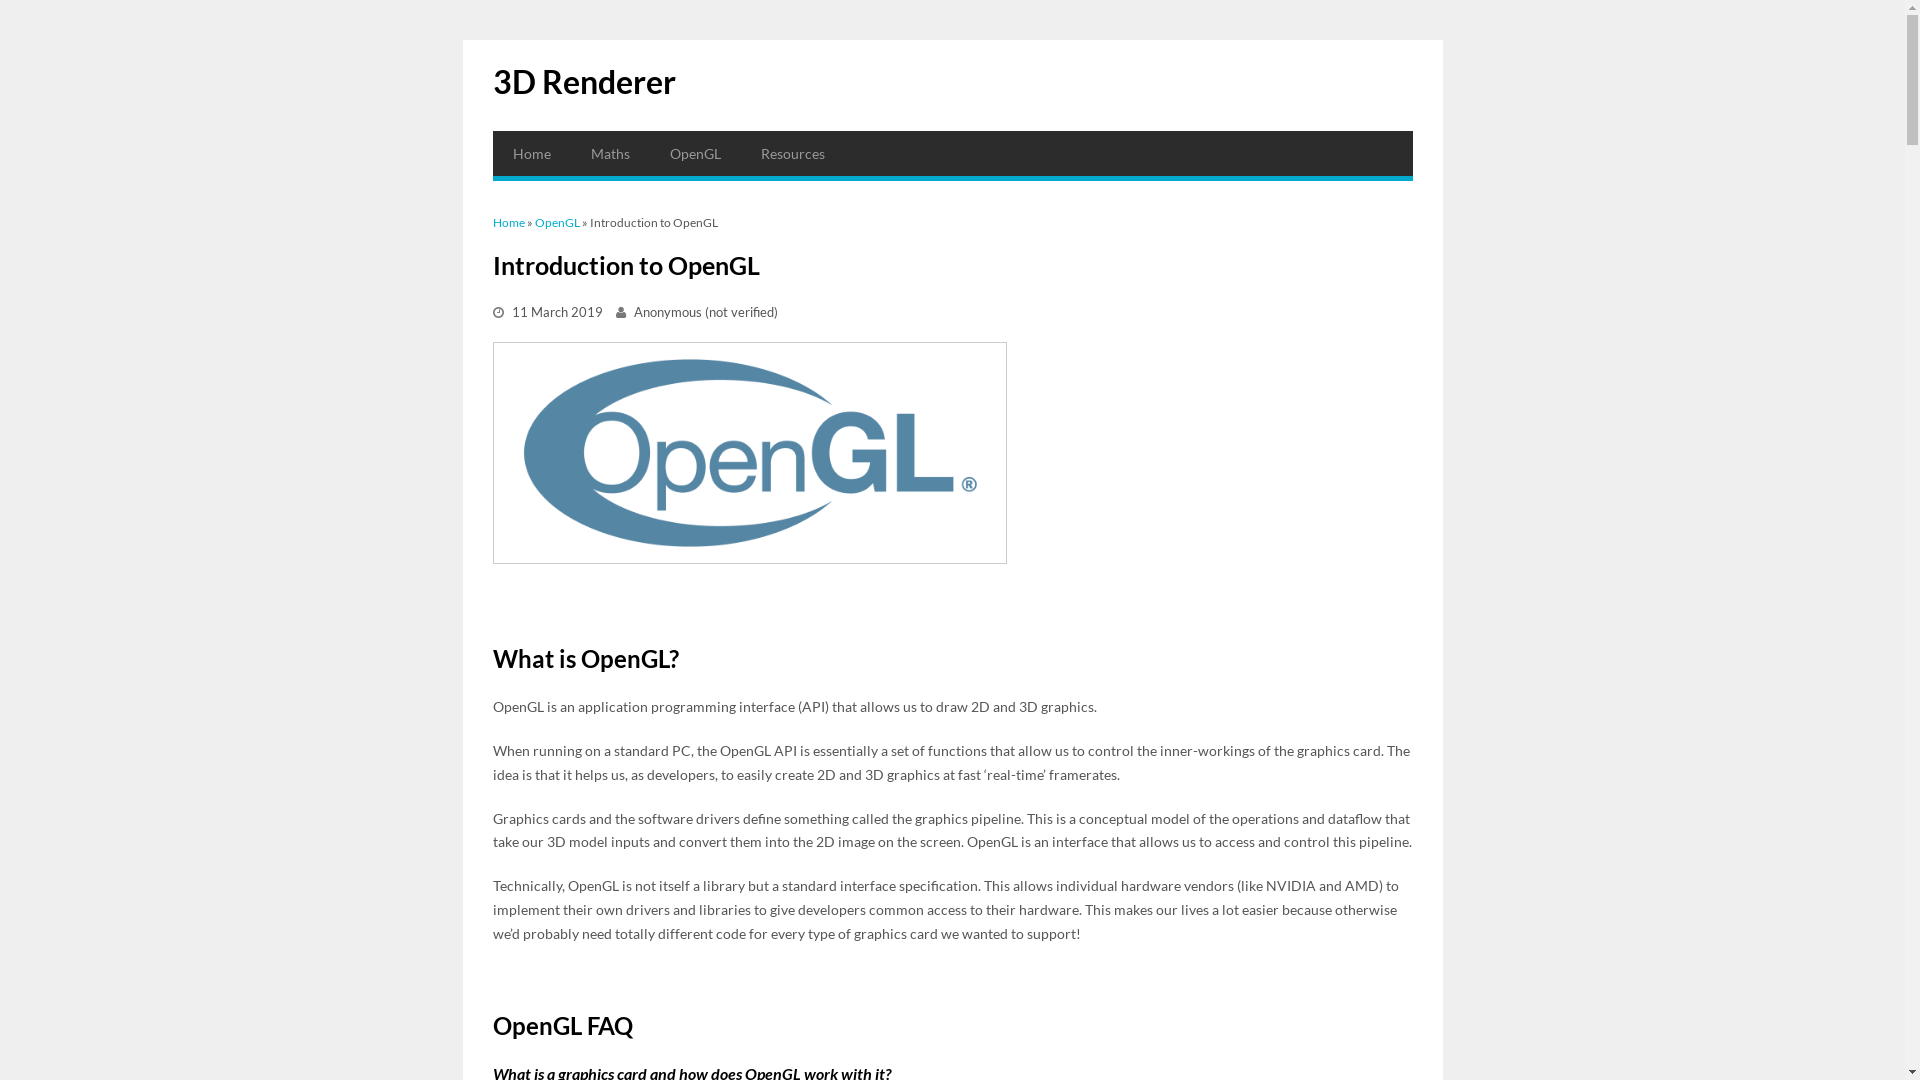 This screenshot has width=1920, height=1080. I want to click on '3D Renderer', so click(582, 80).